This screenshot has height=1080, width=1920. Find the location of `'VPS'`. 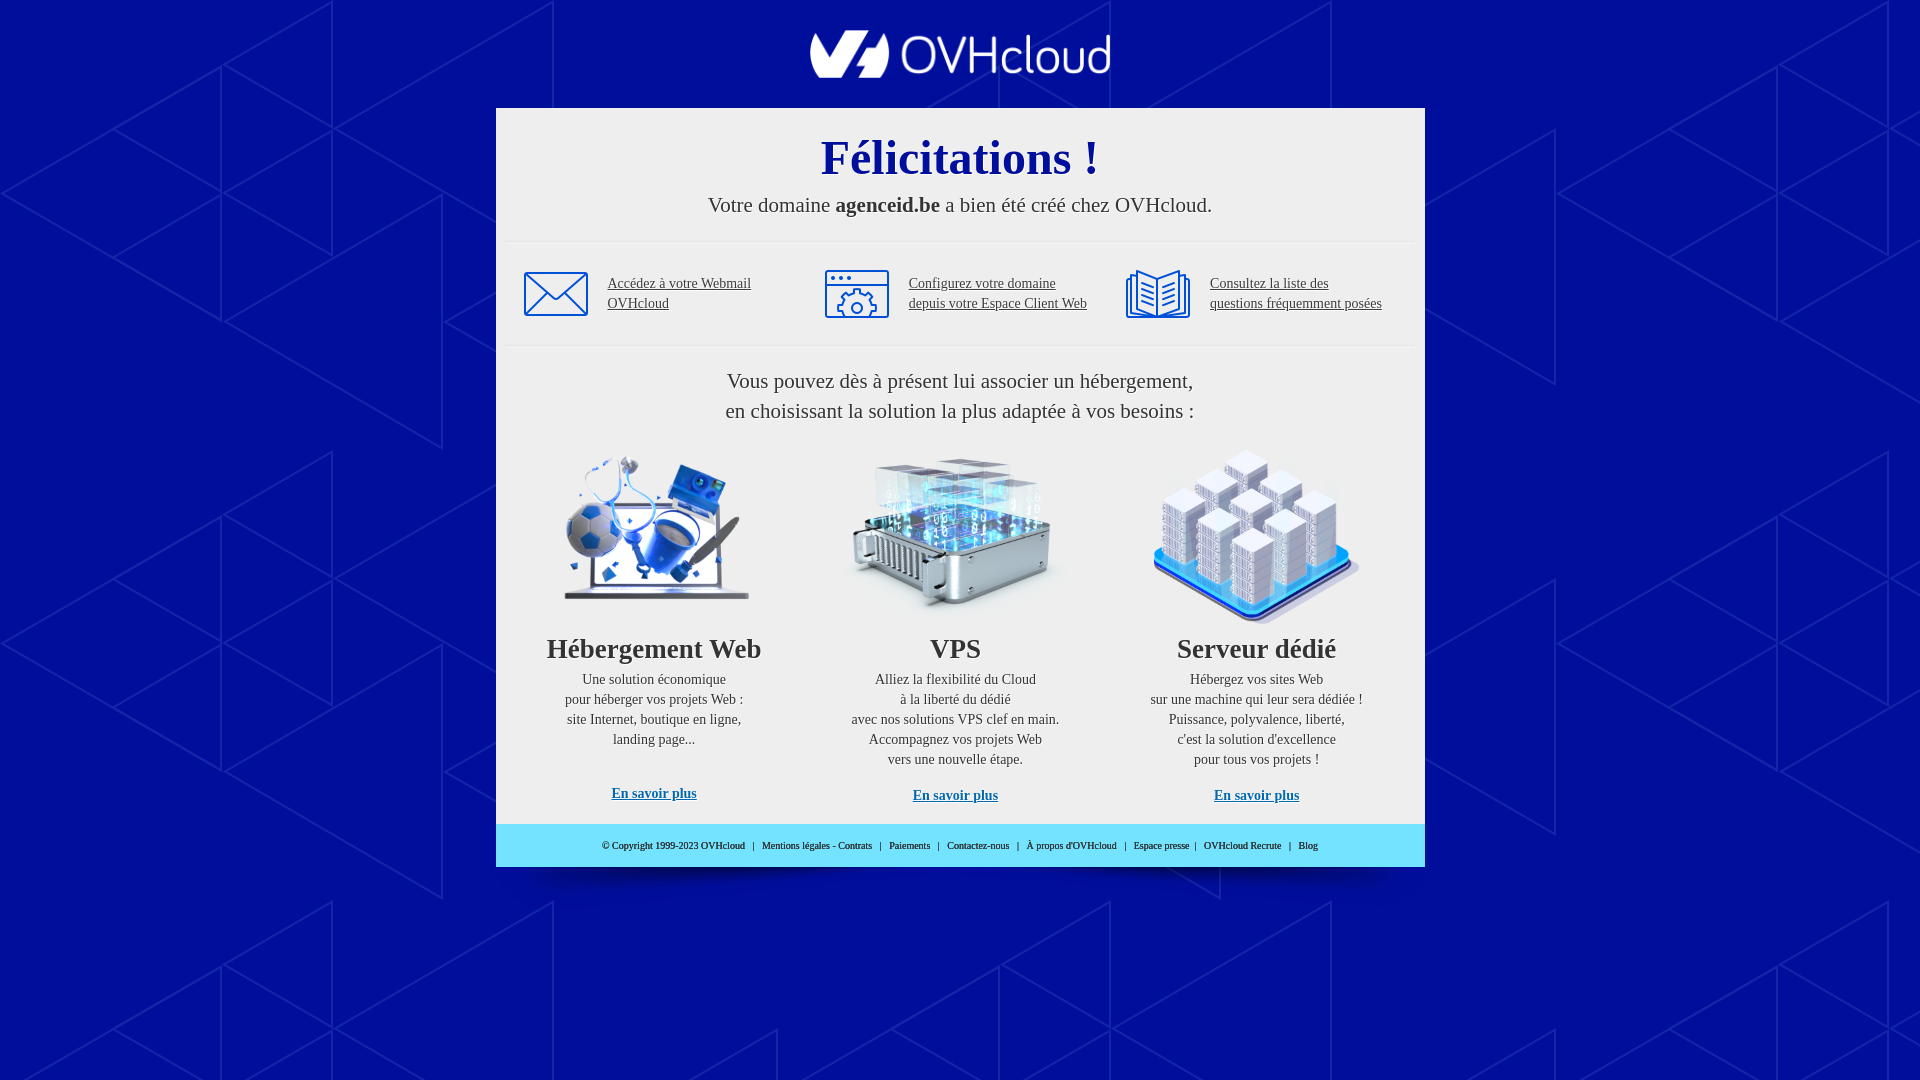

'VPS' is located at coordinates (843, 618).